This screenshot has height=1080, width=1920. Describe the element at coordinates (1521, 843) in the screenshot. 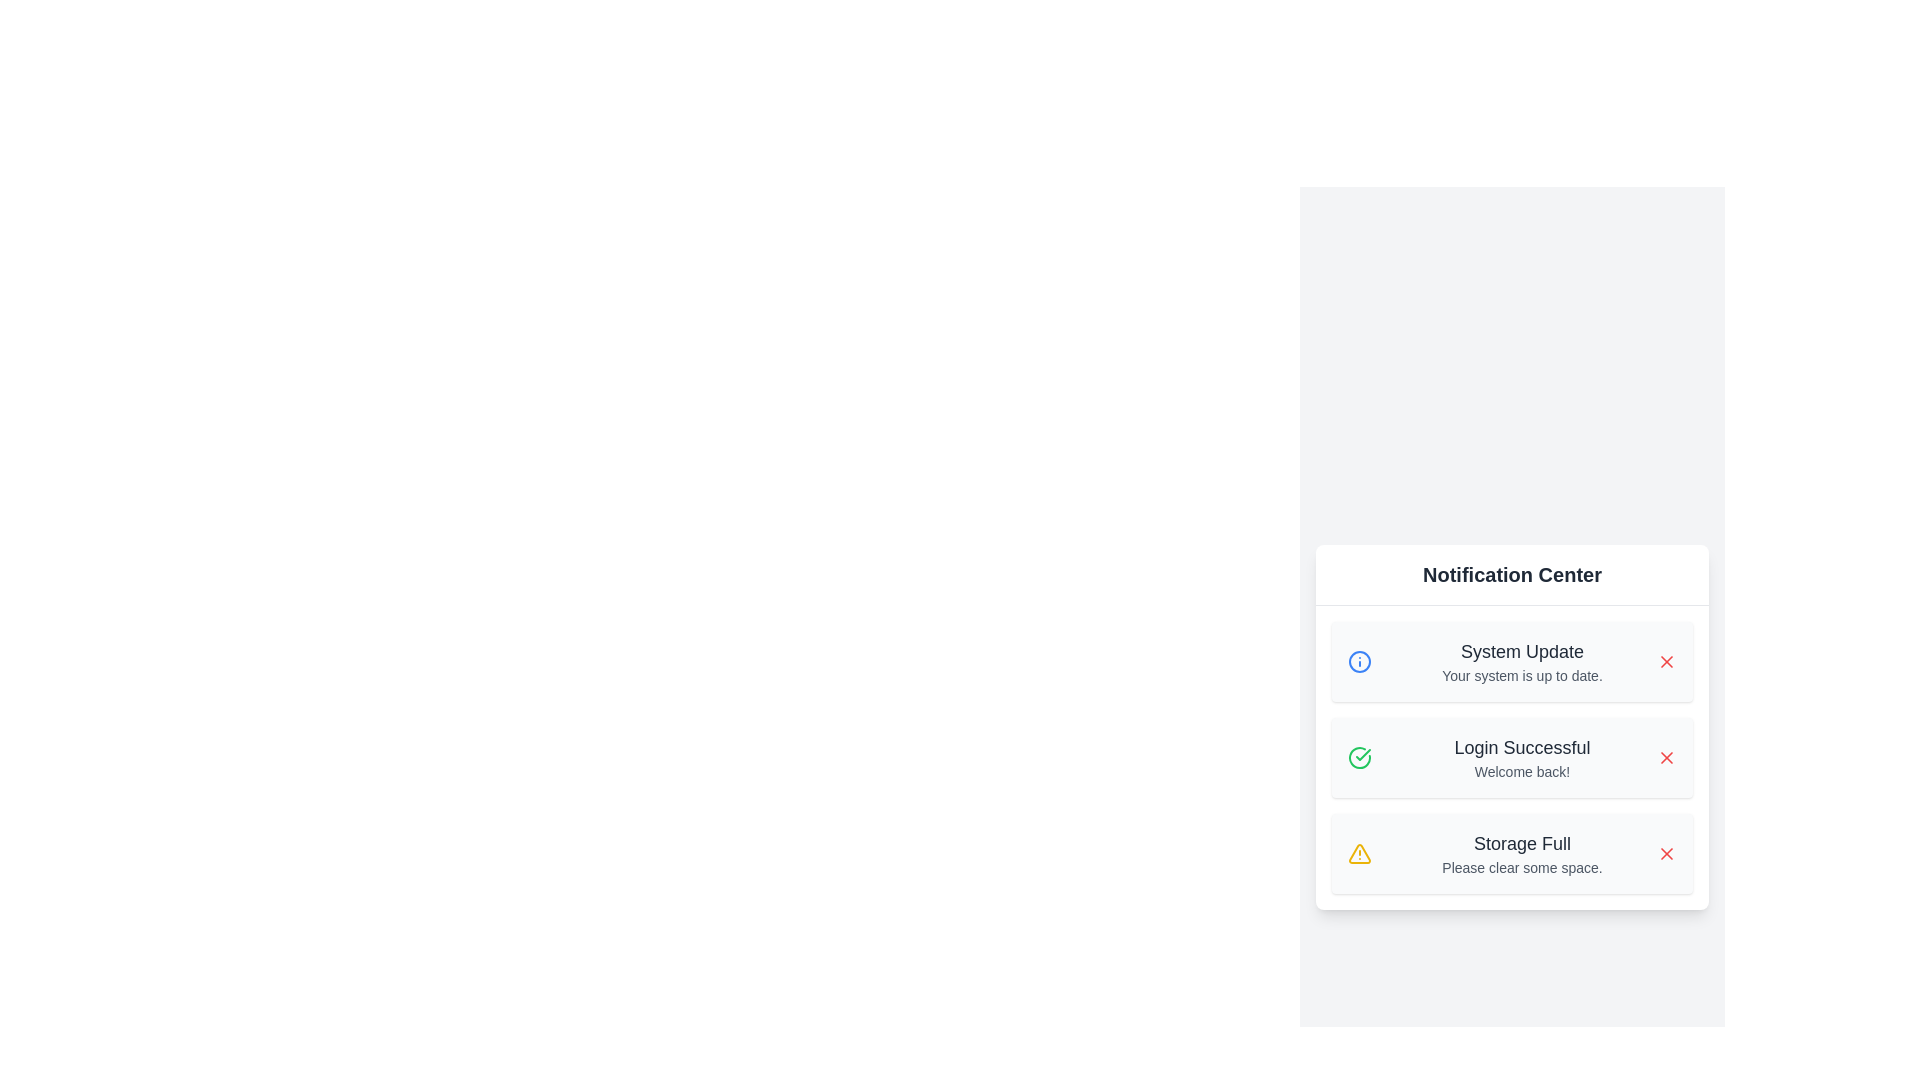

I see `notification text about storage capacity being full, which is the third item in the Notification Center panel, located next to the warning icon` at that location.